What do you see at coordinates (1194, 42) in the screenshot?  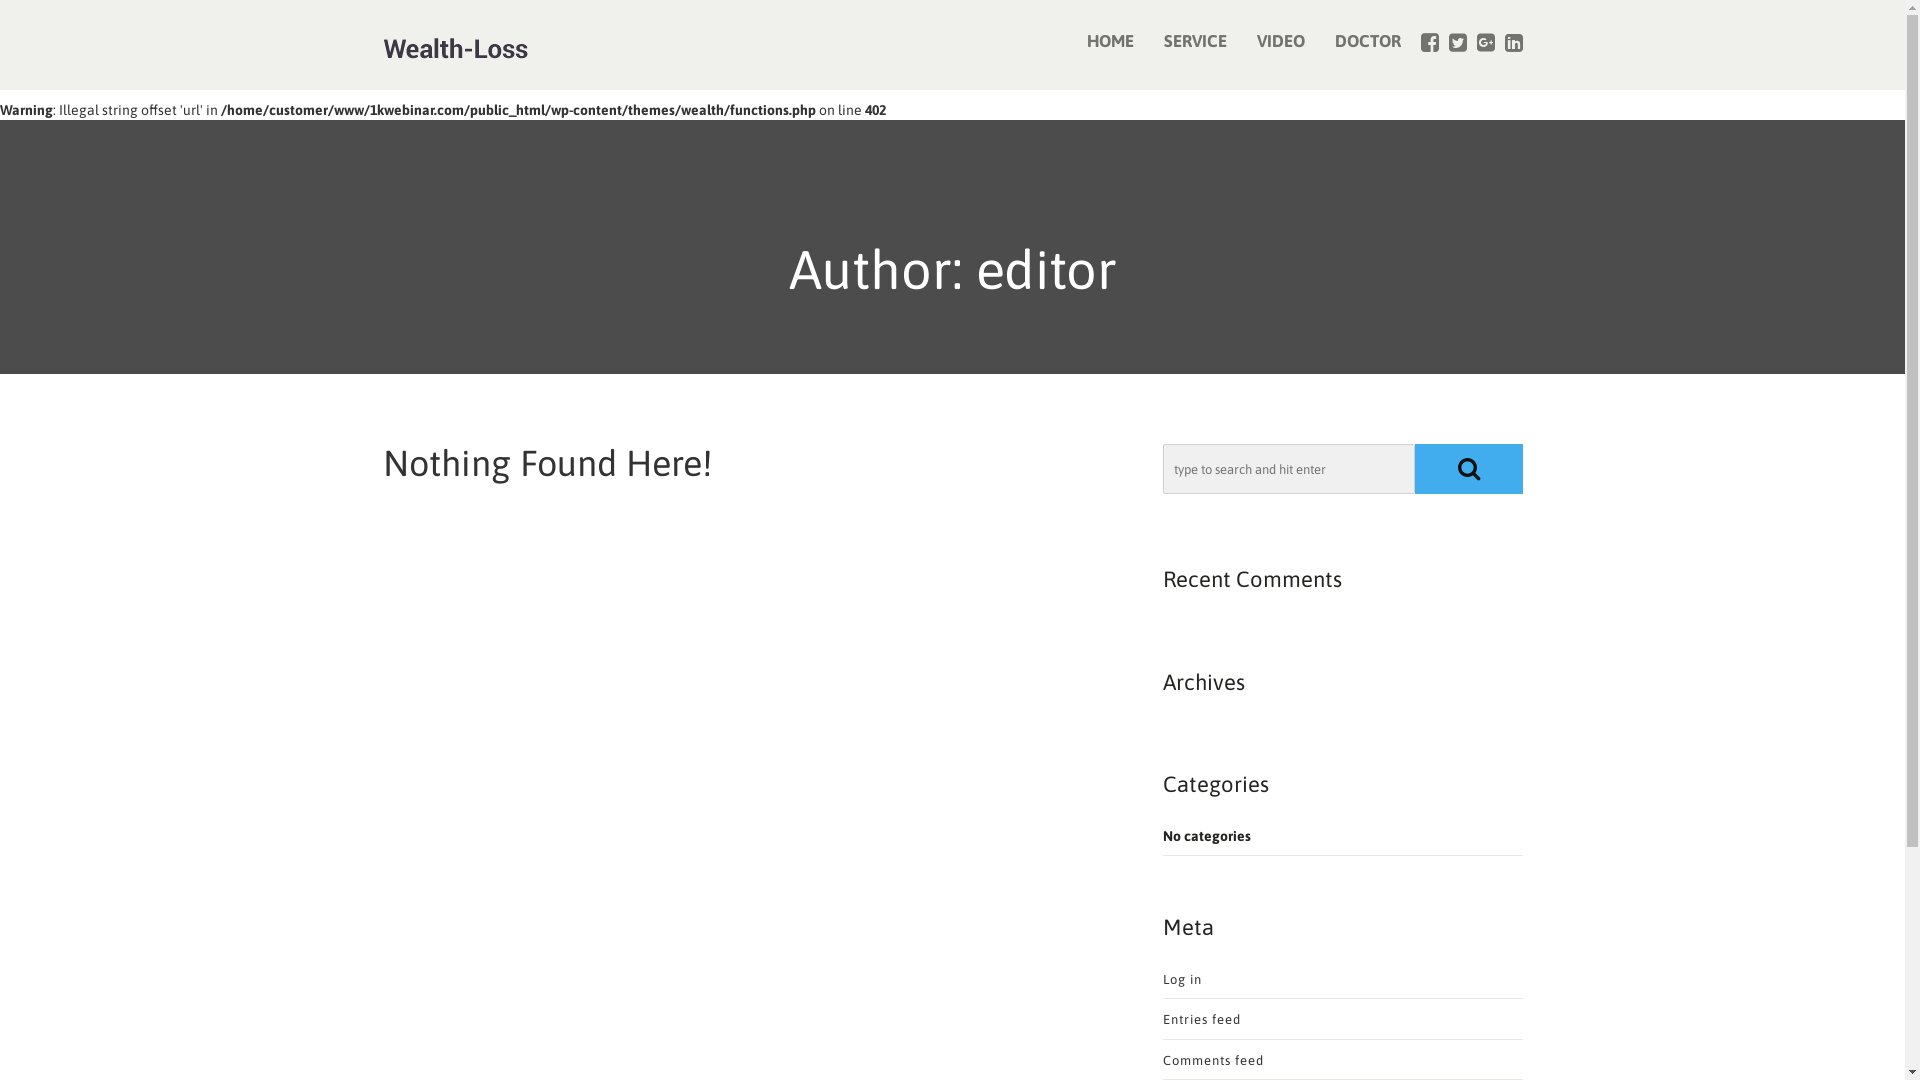 I see `'SERVICE'` at bounding box center [1194, 42].